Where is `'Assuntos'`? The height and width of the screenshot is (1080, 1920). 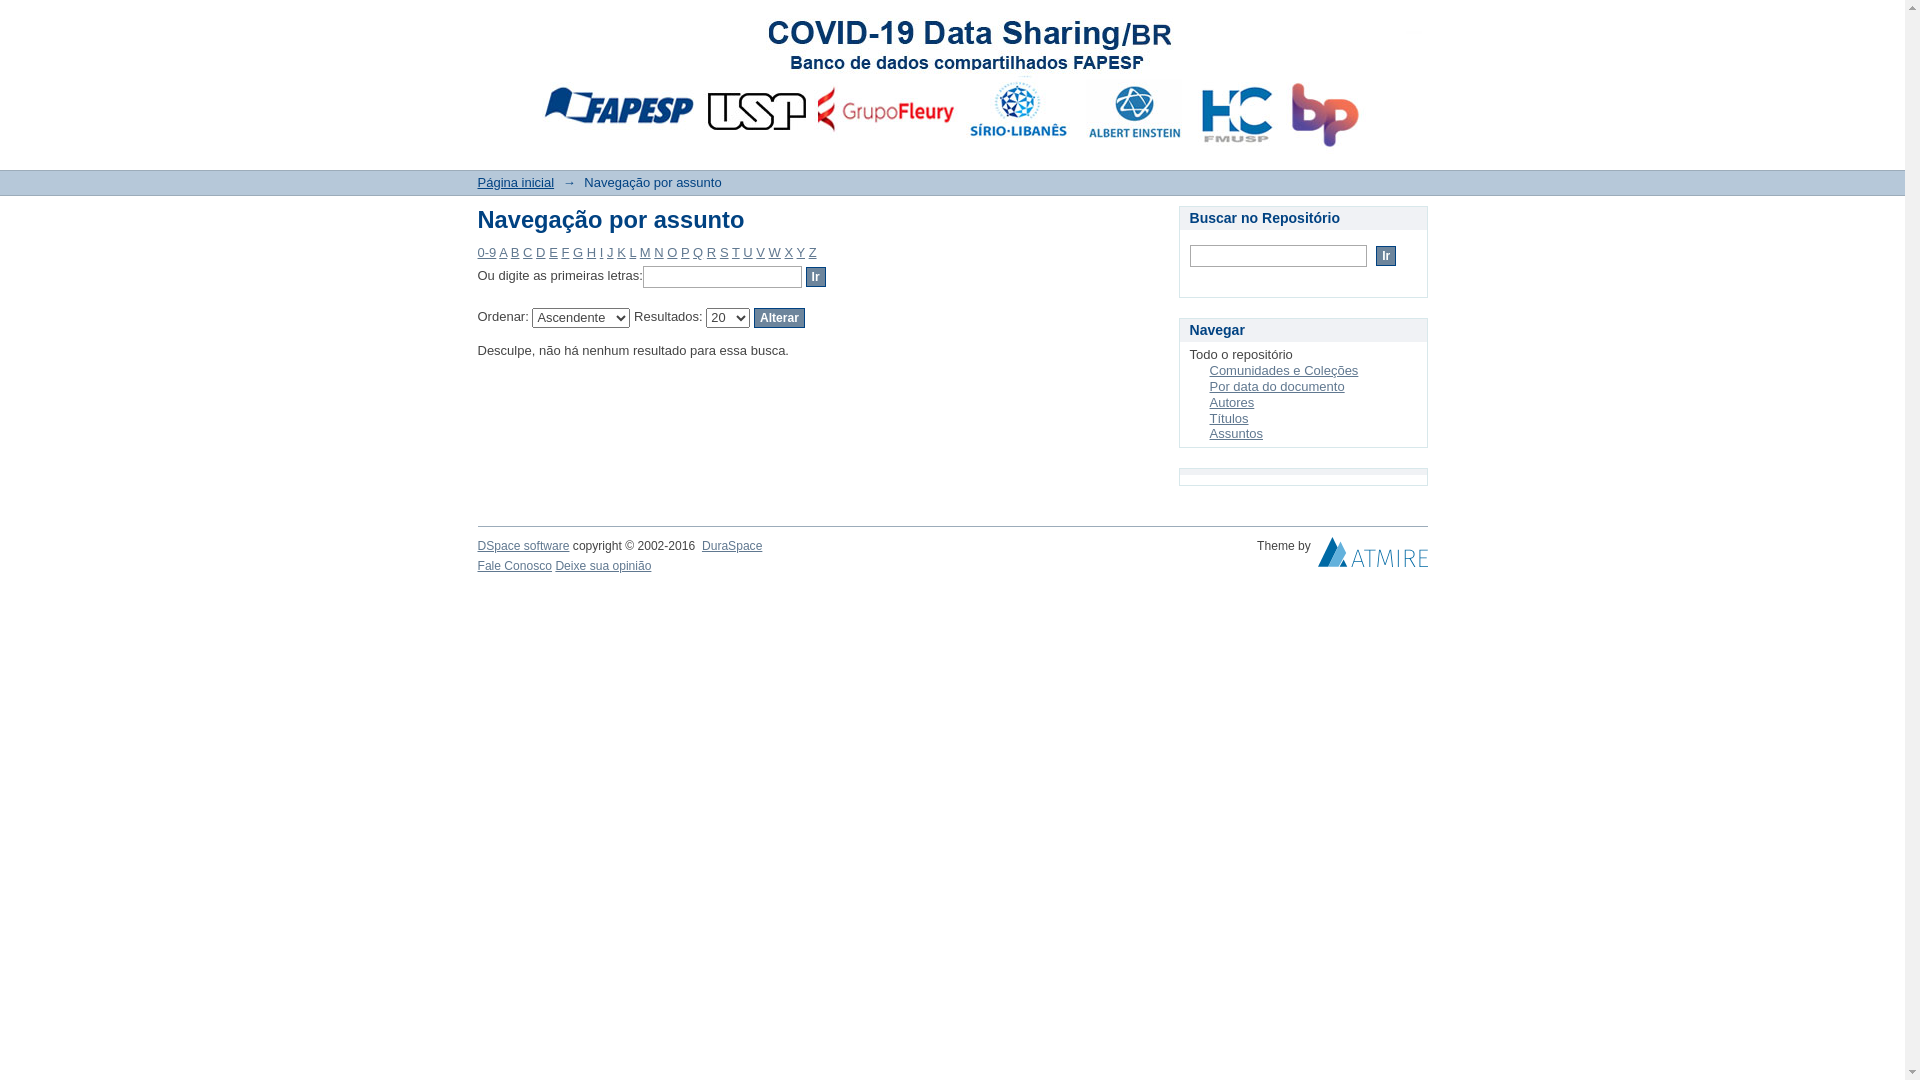 'Assuntos' is located at coordinates (1235, 432).